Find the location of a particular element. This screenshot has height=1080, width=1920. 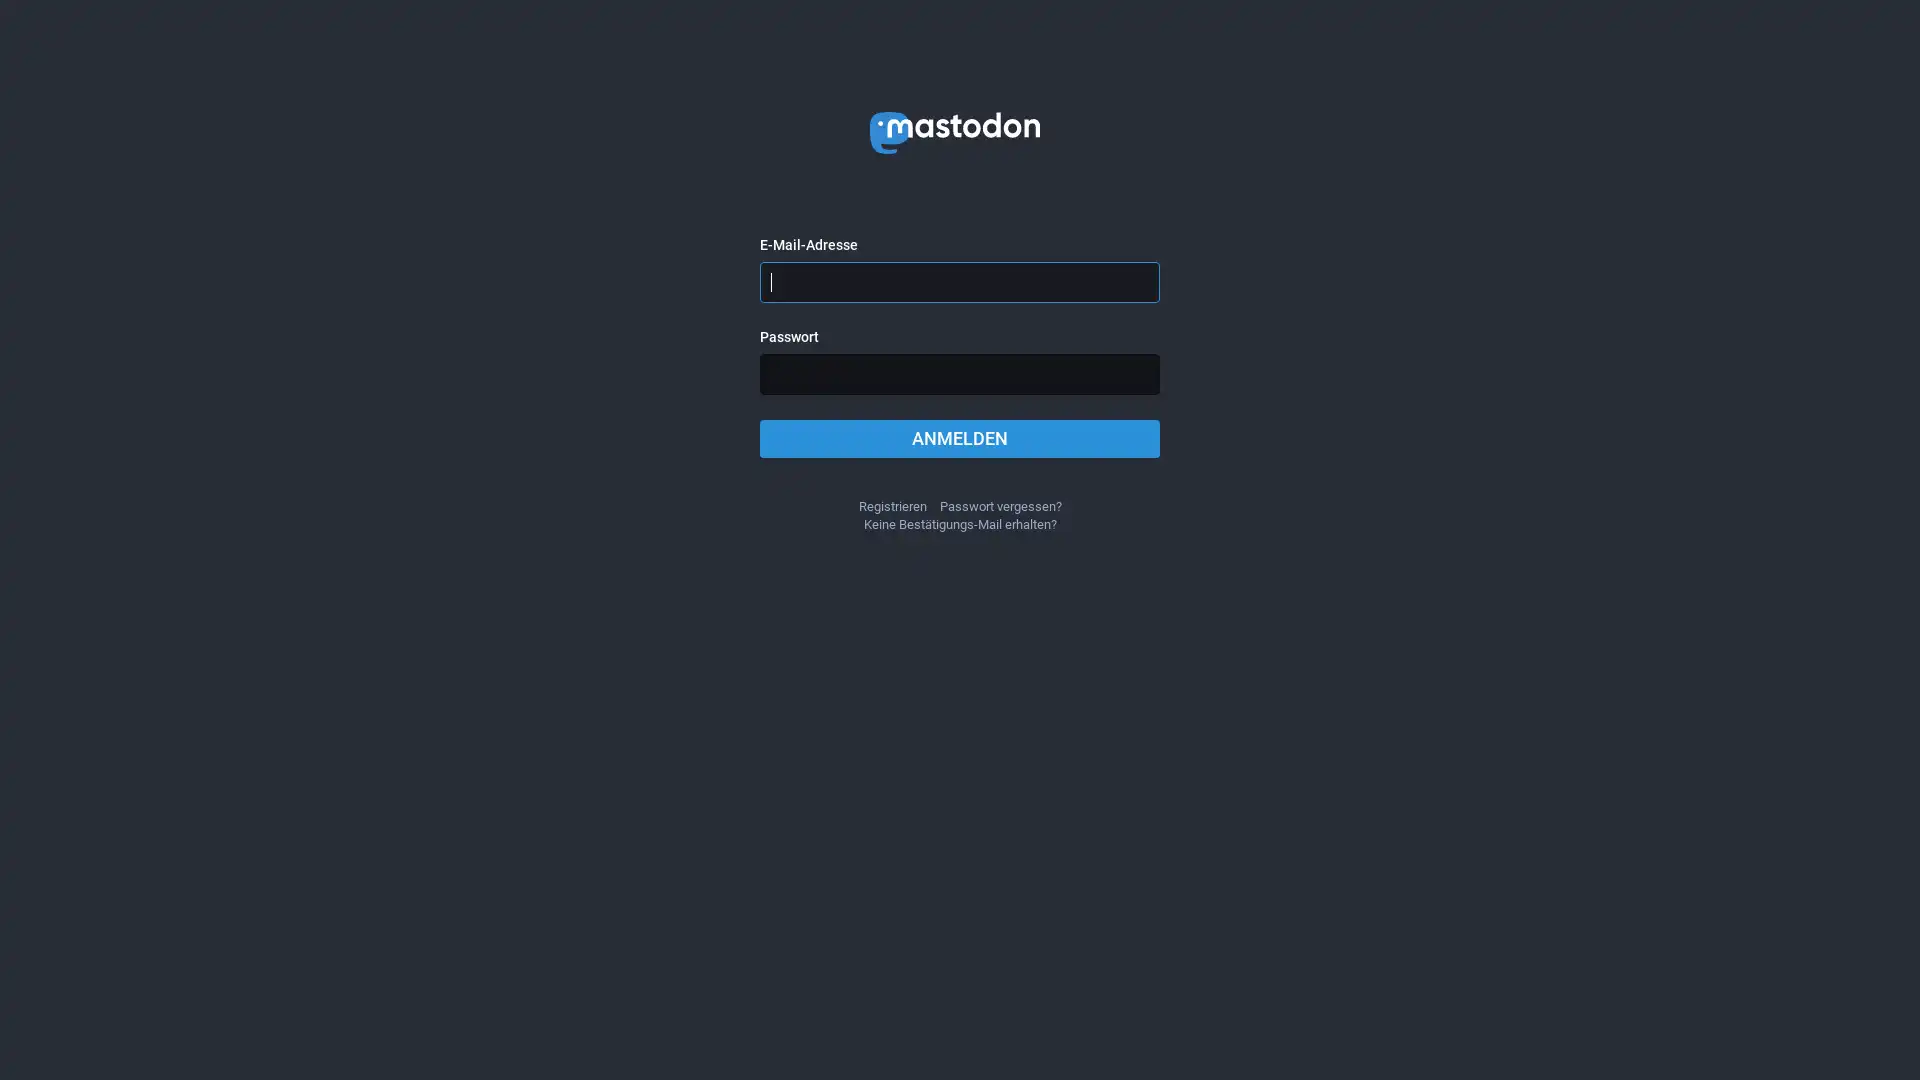

ANMELDEN is located at coordinates (960, 438).